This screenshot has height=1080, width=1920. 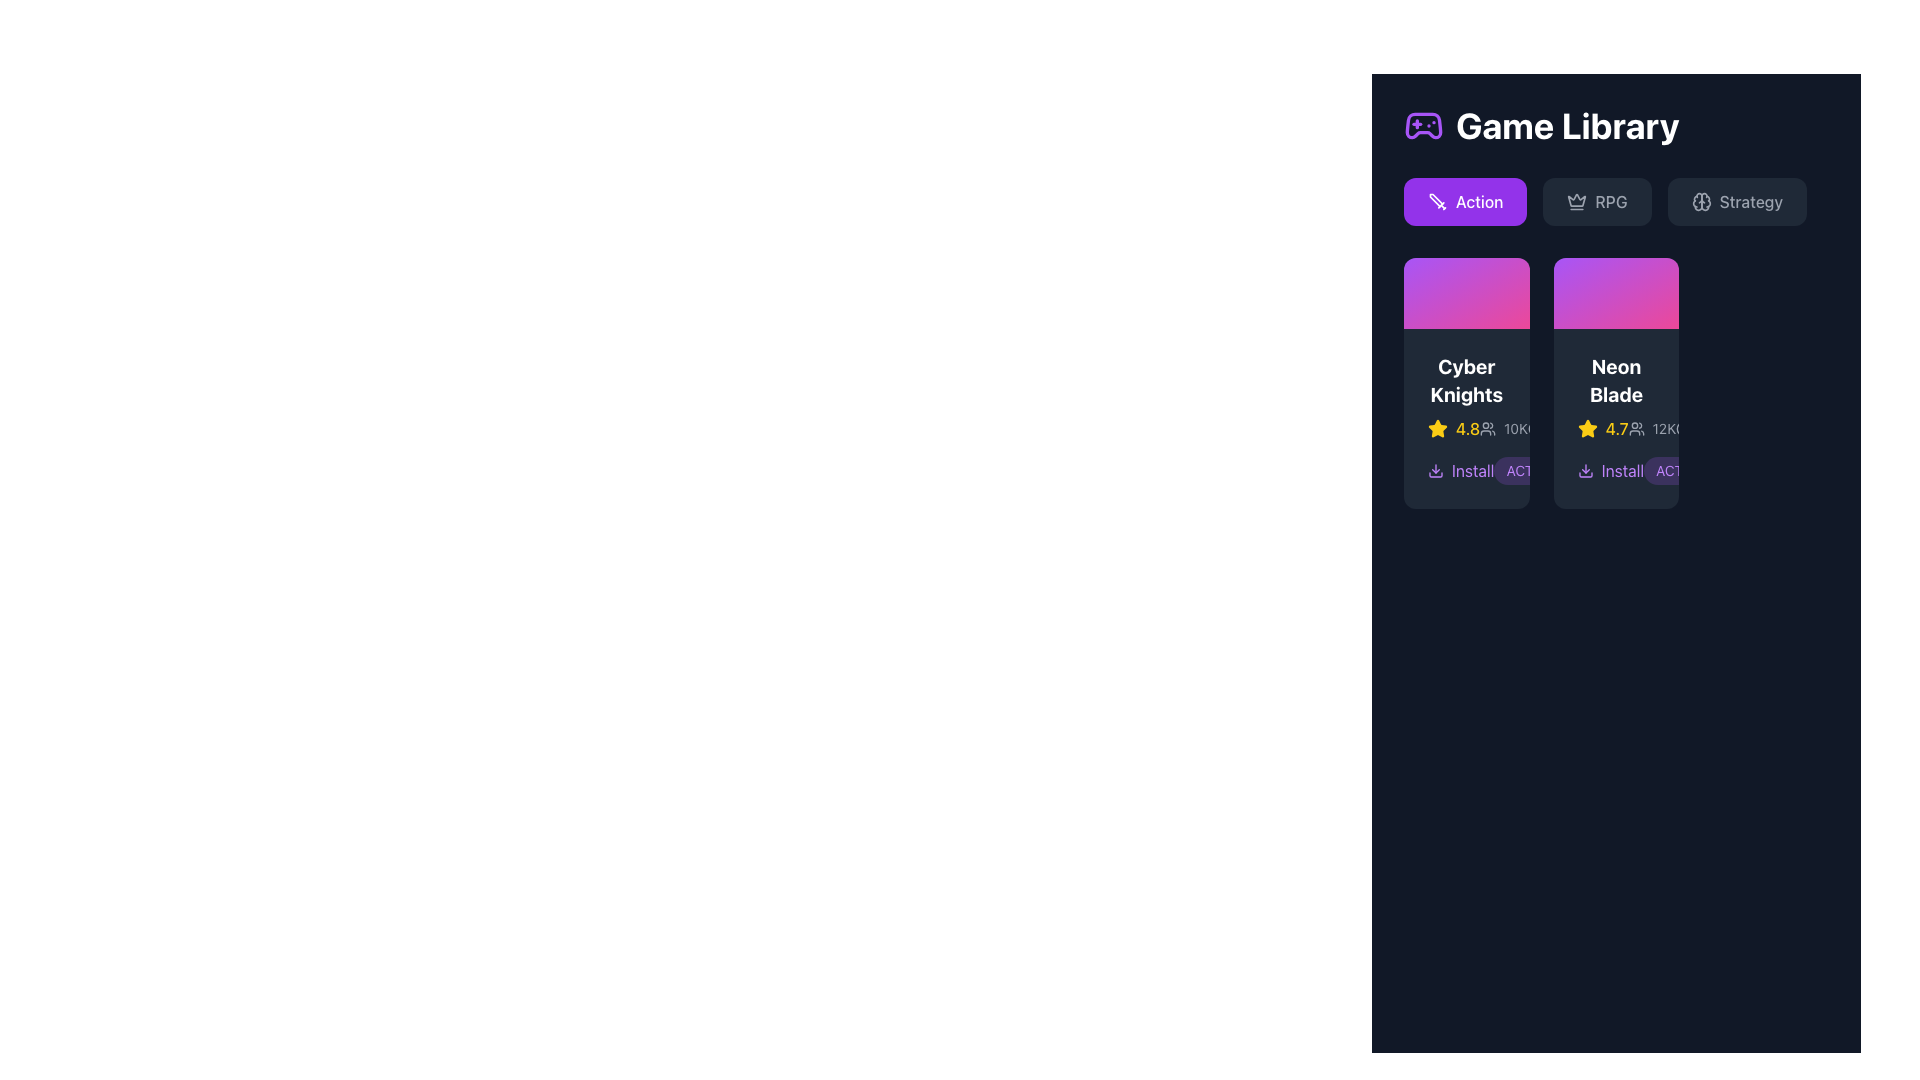 What do you see at coordinates (1466, 293) in the screenshot?
I see `the banner representing the 'Cyber Knights' game, located at the top of the game card, positioned in the first column of the grid layout` at bounding box center [1466, 293].